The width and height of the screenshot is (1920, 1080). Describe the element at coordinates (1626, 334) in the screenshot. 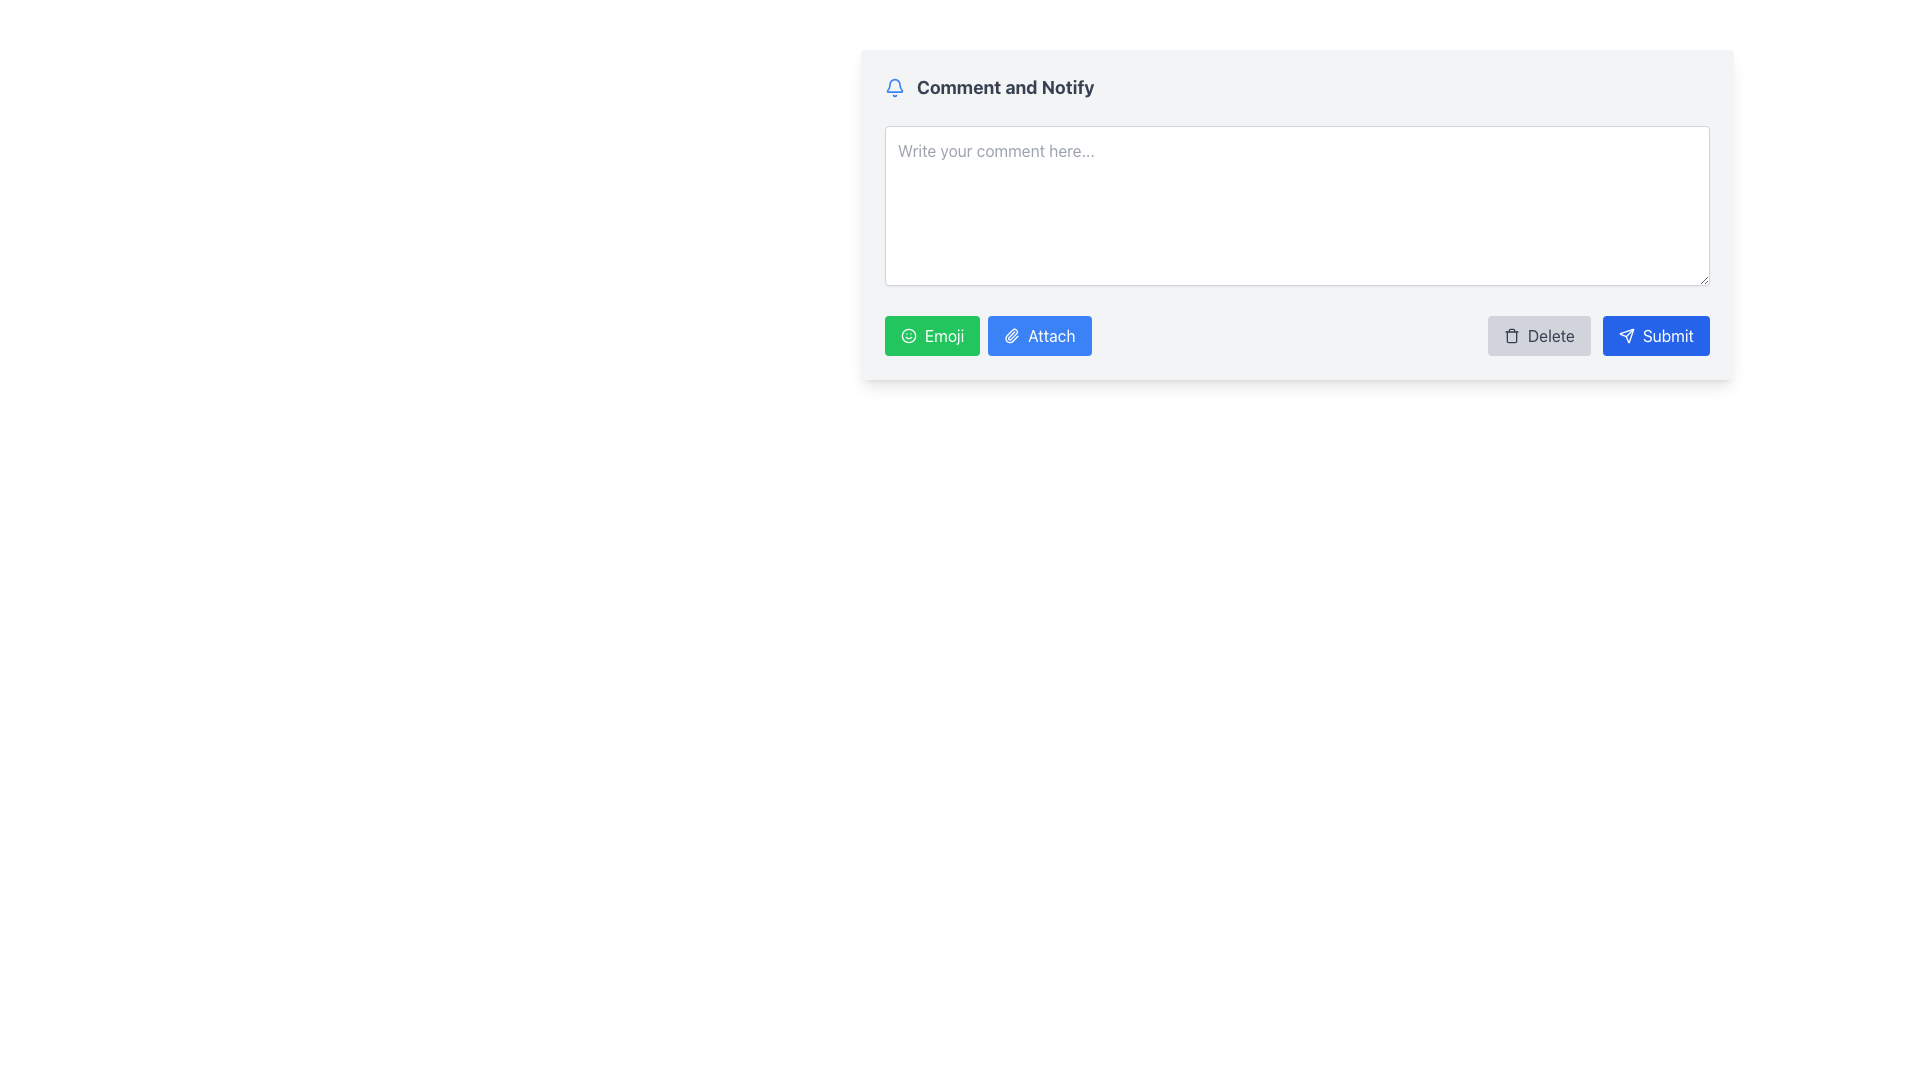

I see `the paper plane icon that is styled with a thin stroke and rounded edges, located in the bottom-right corner of the feedback section` at that location.